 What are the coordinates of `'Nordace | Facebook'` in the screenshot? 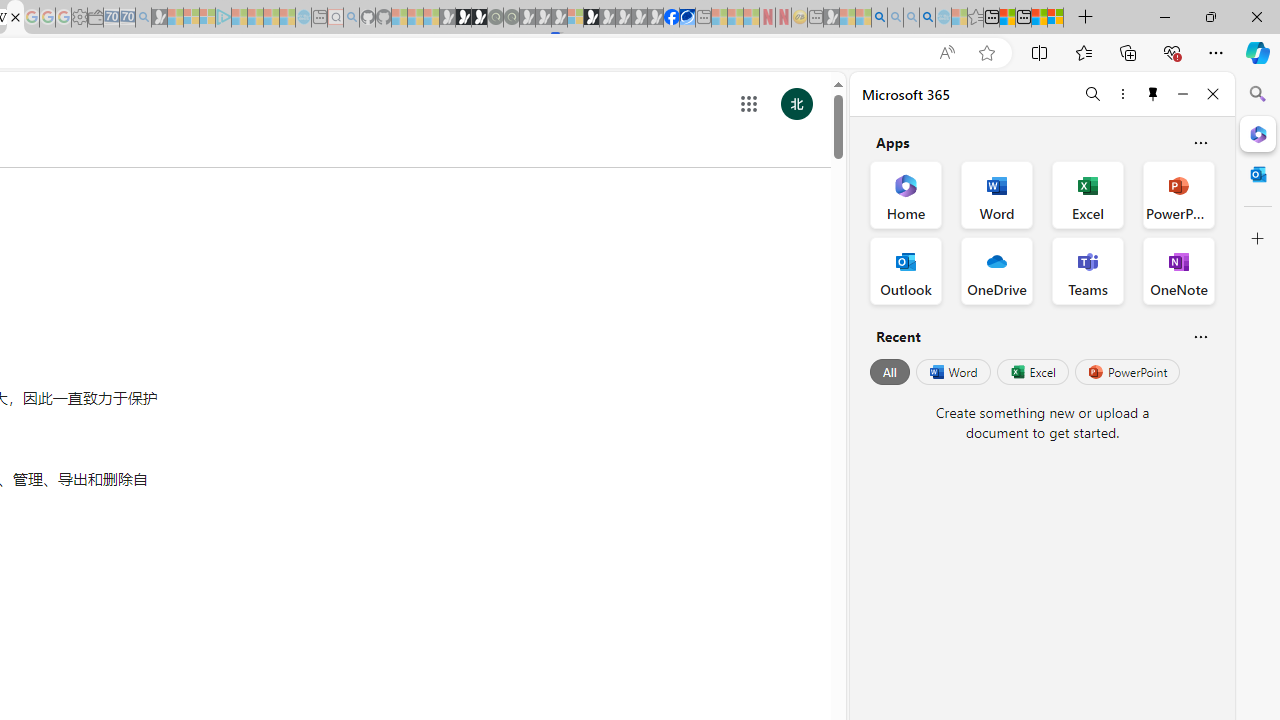 It's located at (672, 17).